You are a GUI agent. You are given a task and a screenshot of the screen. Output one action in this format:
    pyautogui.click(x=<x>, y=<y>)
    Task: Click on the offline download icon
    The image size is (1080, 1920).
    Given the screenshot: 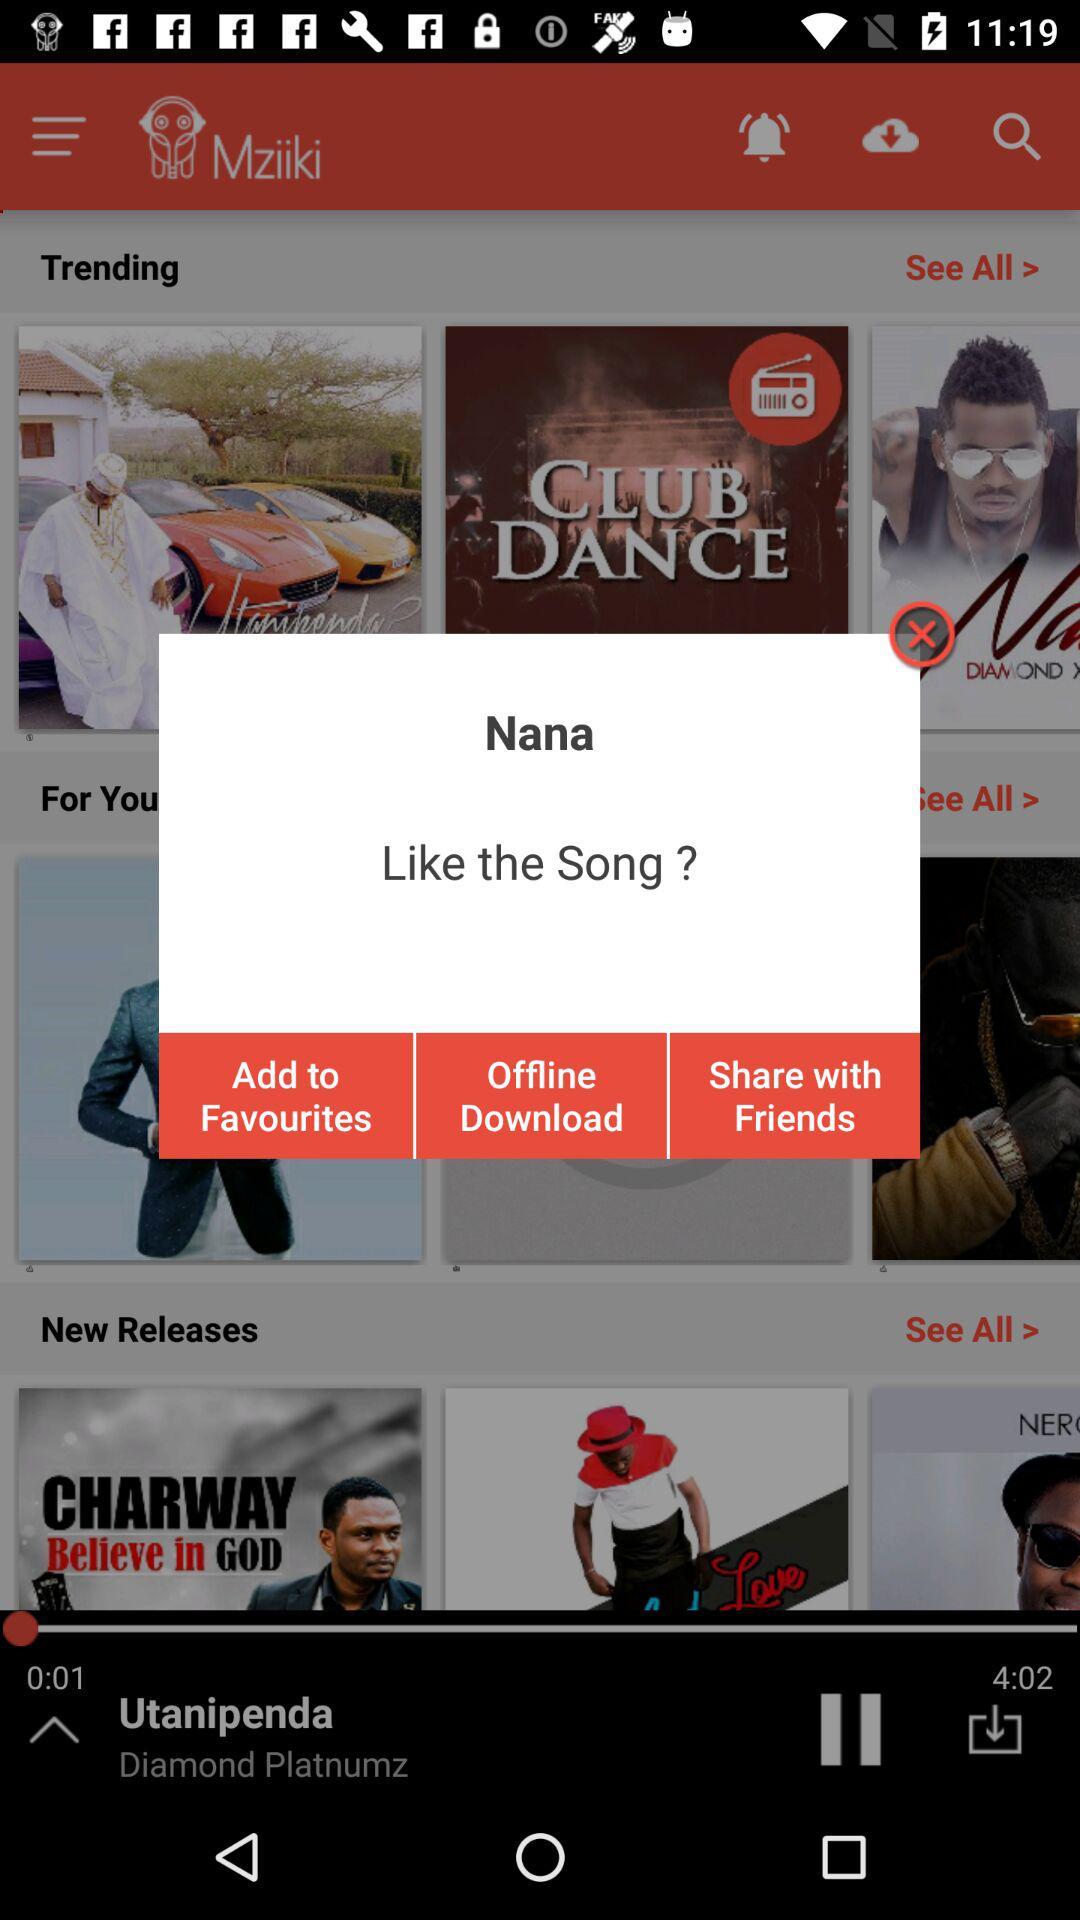 What is the action you would take?
    pyautogui.click(x=541, y=1094)
    